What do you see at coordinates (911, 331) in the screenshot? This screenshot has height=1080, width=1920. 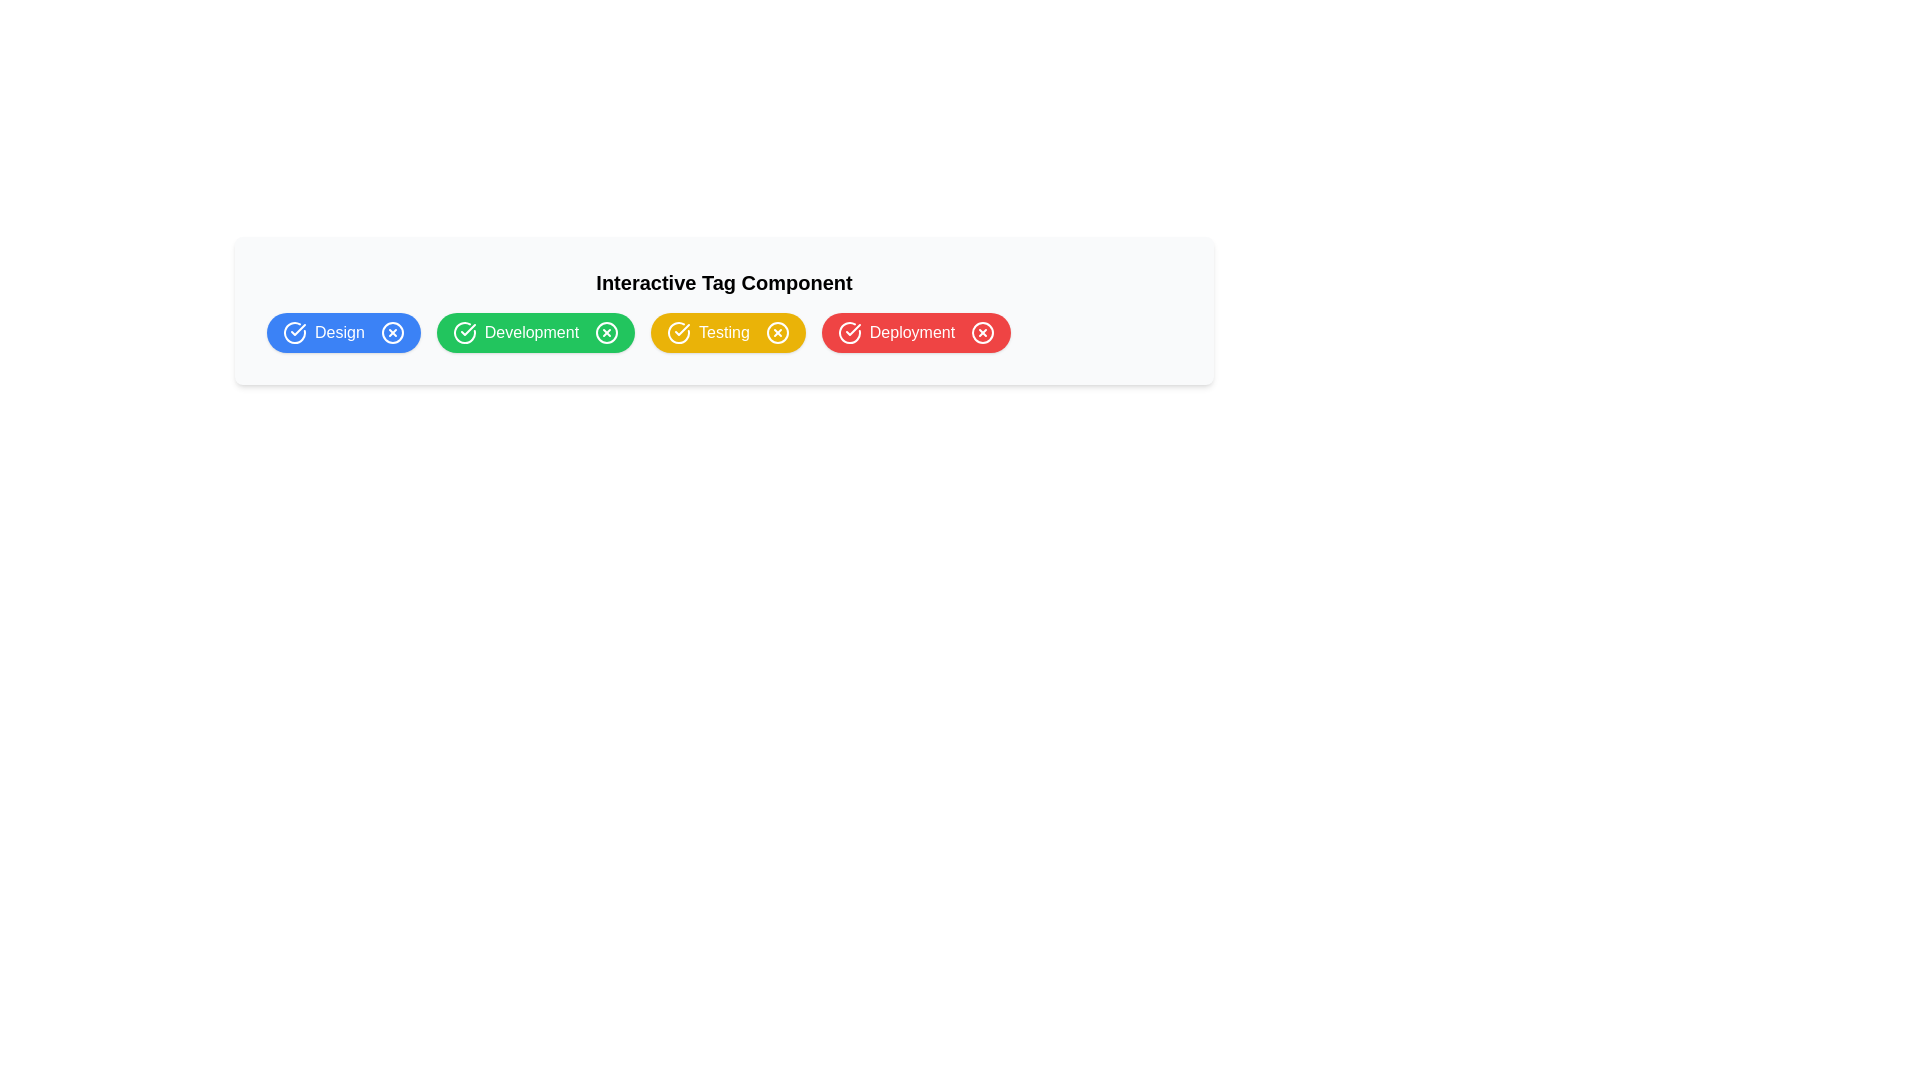 I see `text label displaying 'Deployment' which is styled in white text against a red rounded-rectangle background, located in a button-like structure as the fourth option in a horizontal list` at bounding box center [911, 331].